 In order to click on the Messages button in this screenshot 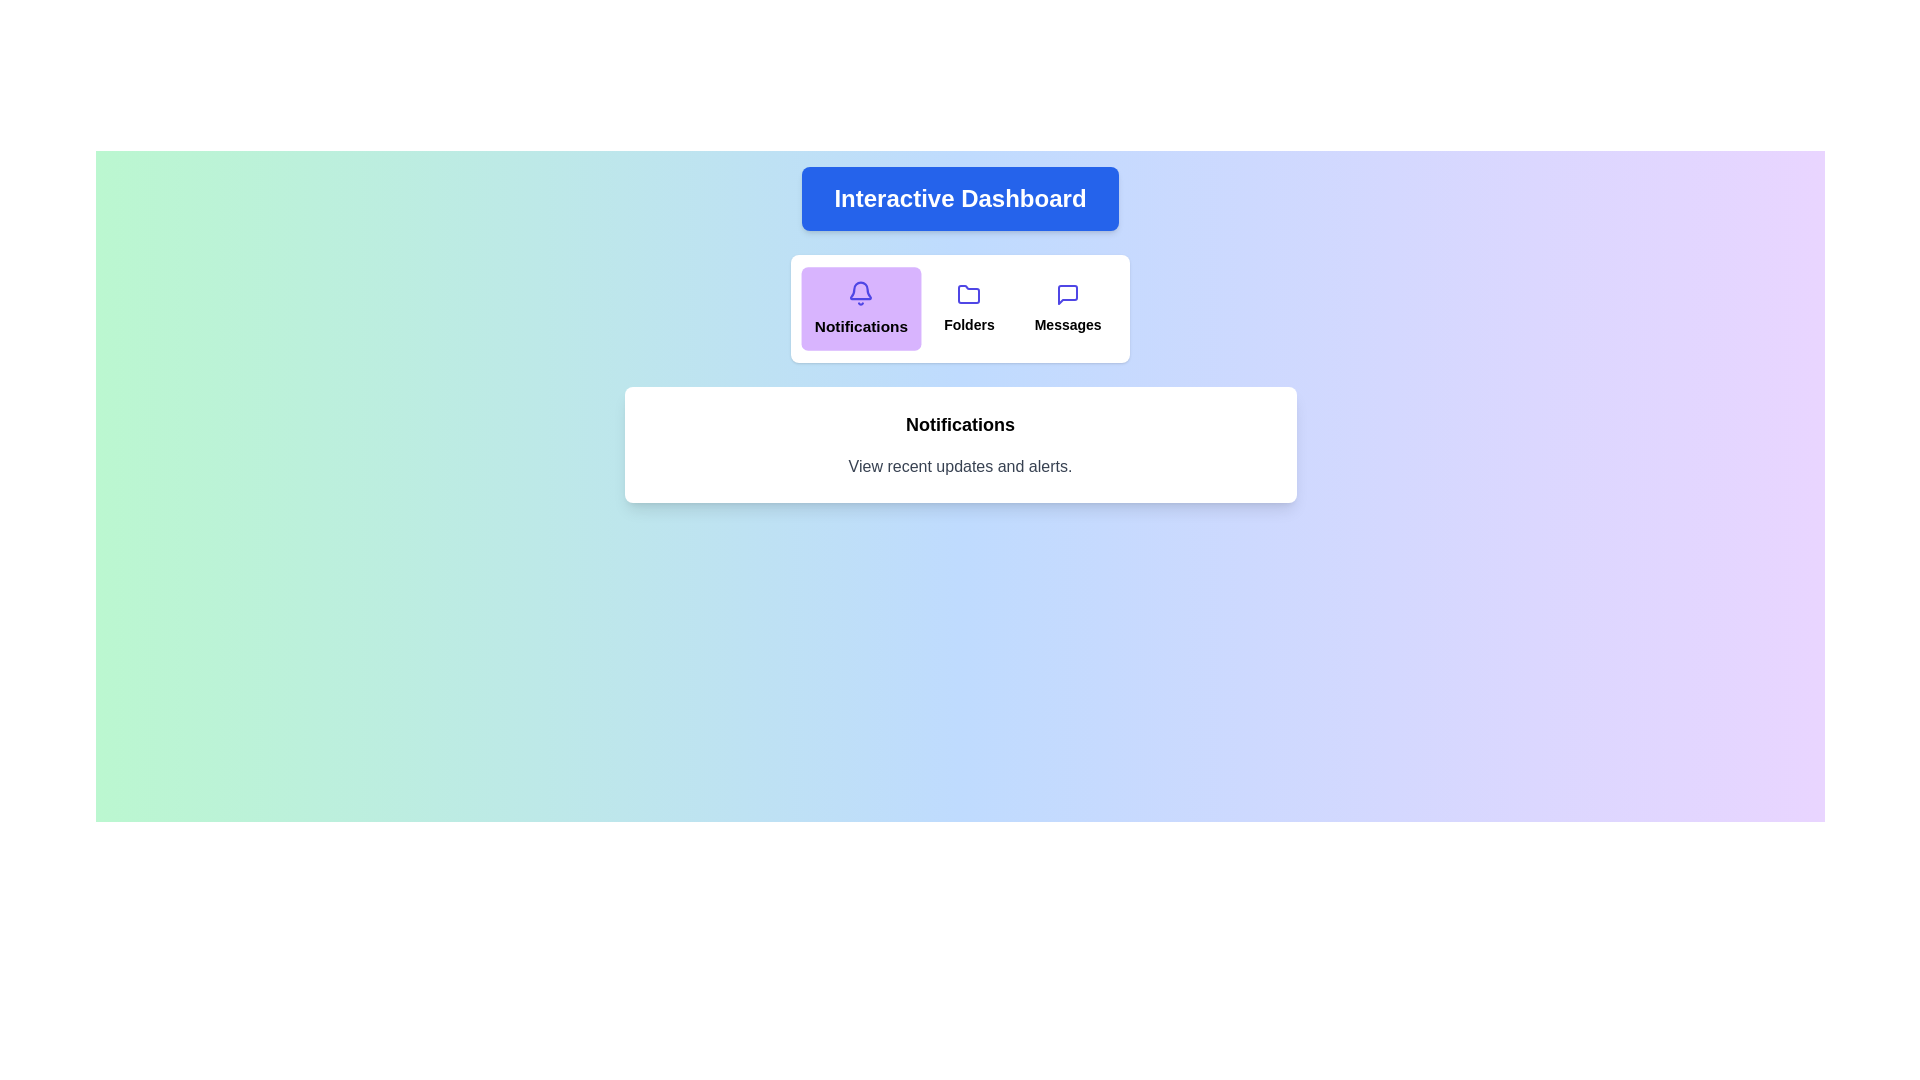, I will do `click(1067, 308)`.